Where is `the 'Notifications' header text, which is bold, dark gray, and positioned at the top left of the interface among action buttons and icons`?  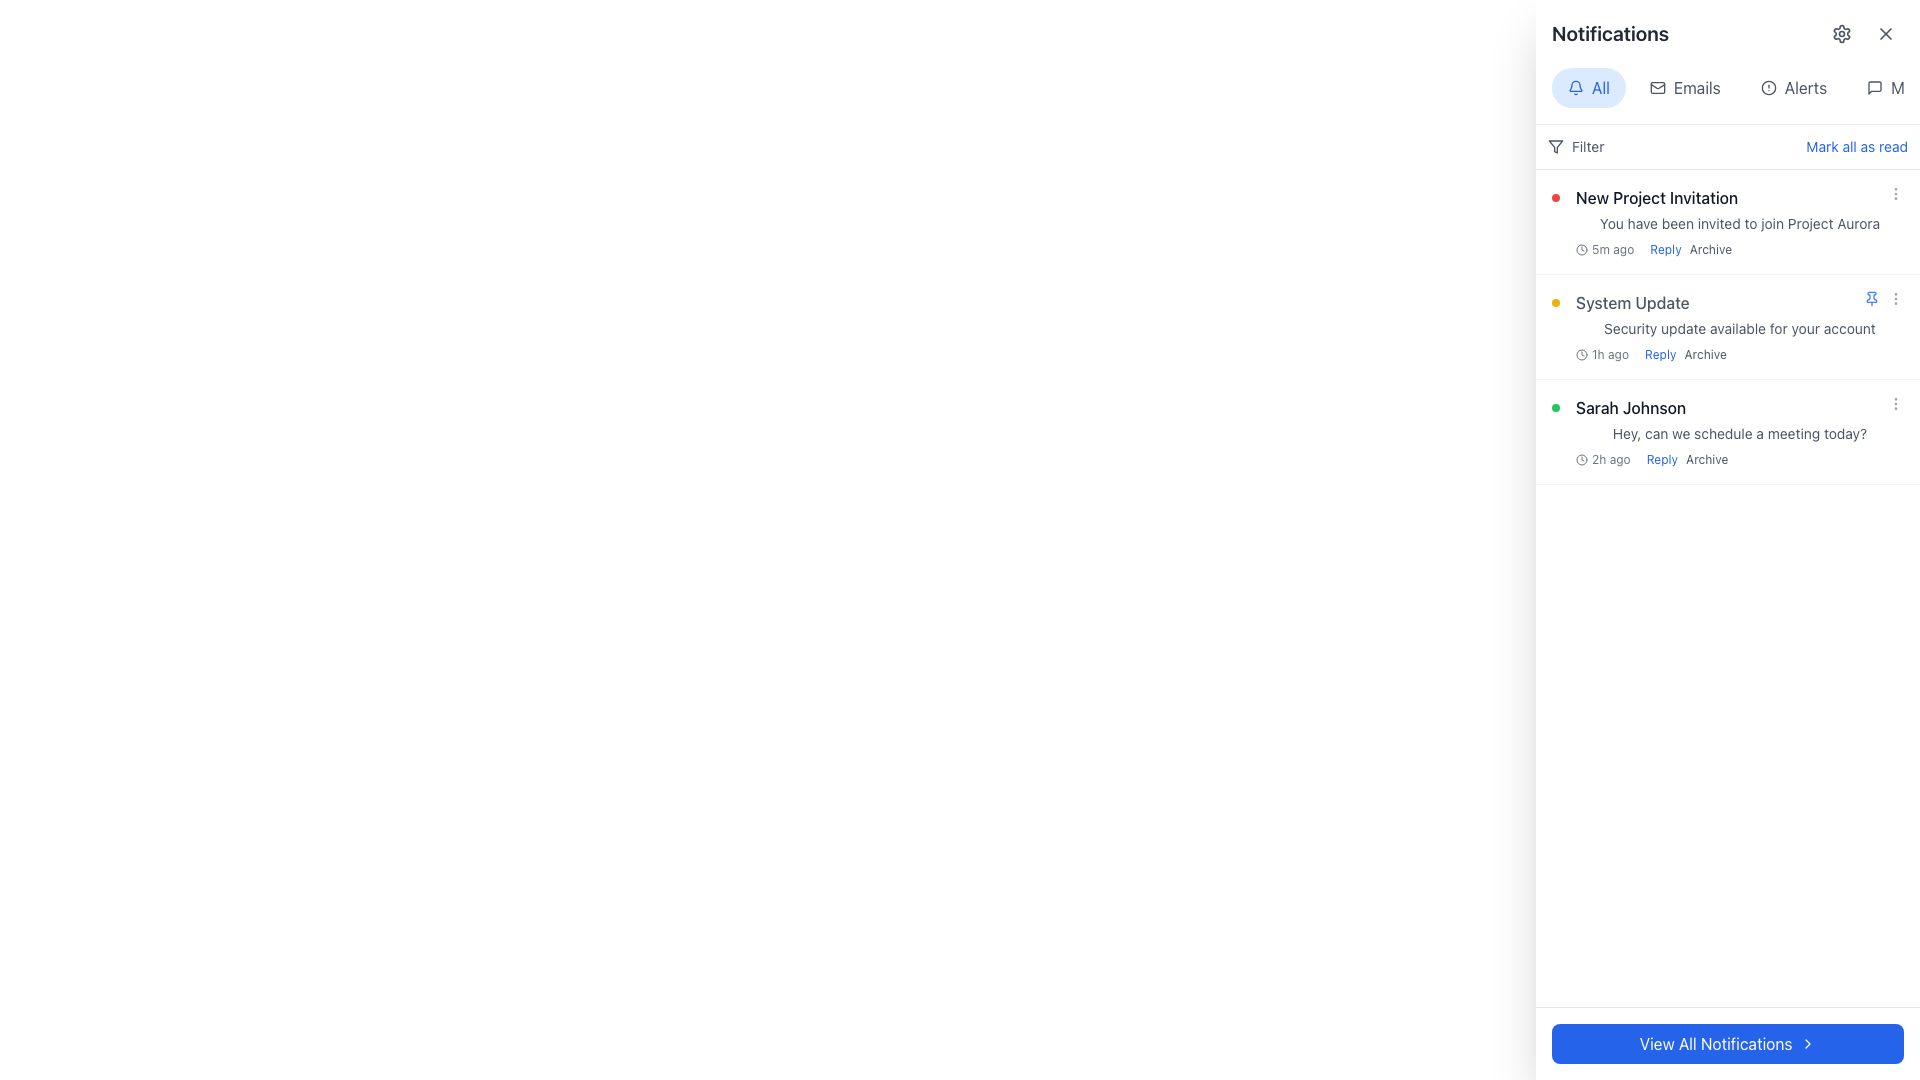 the 'Notifications' header text, which is bold, dark gray, and positioned at the top left of the interface among action buttons and icons is located at coordinates (1610, 34).